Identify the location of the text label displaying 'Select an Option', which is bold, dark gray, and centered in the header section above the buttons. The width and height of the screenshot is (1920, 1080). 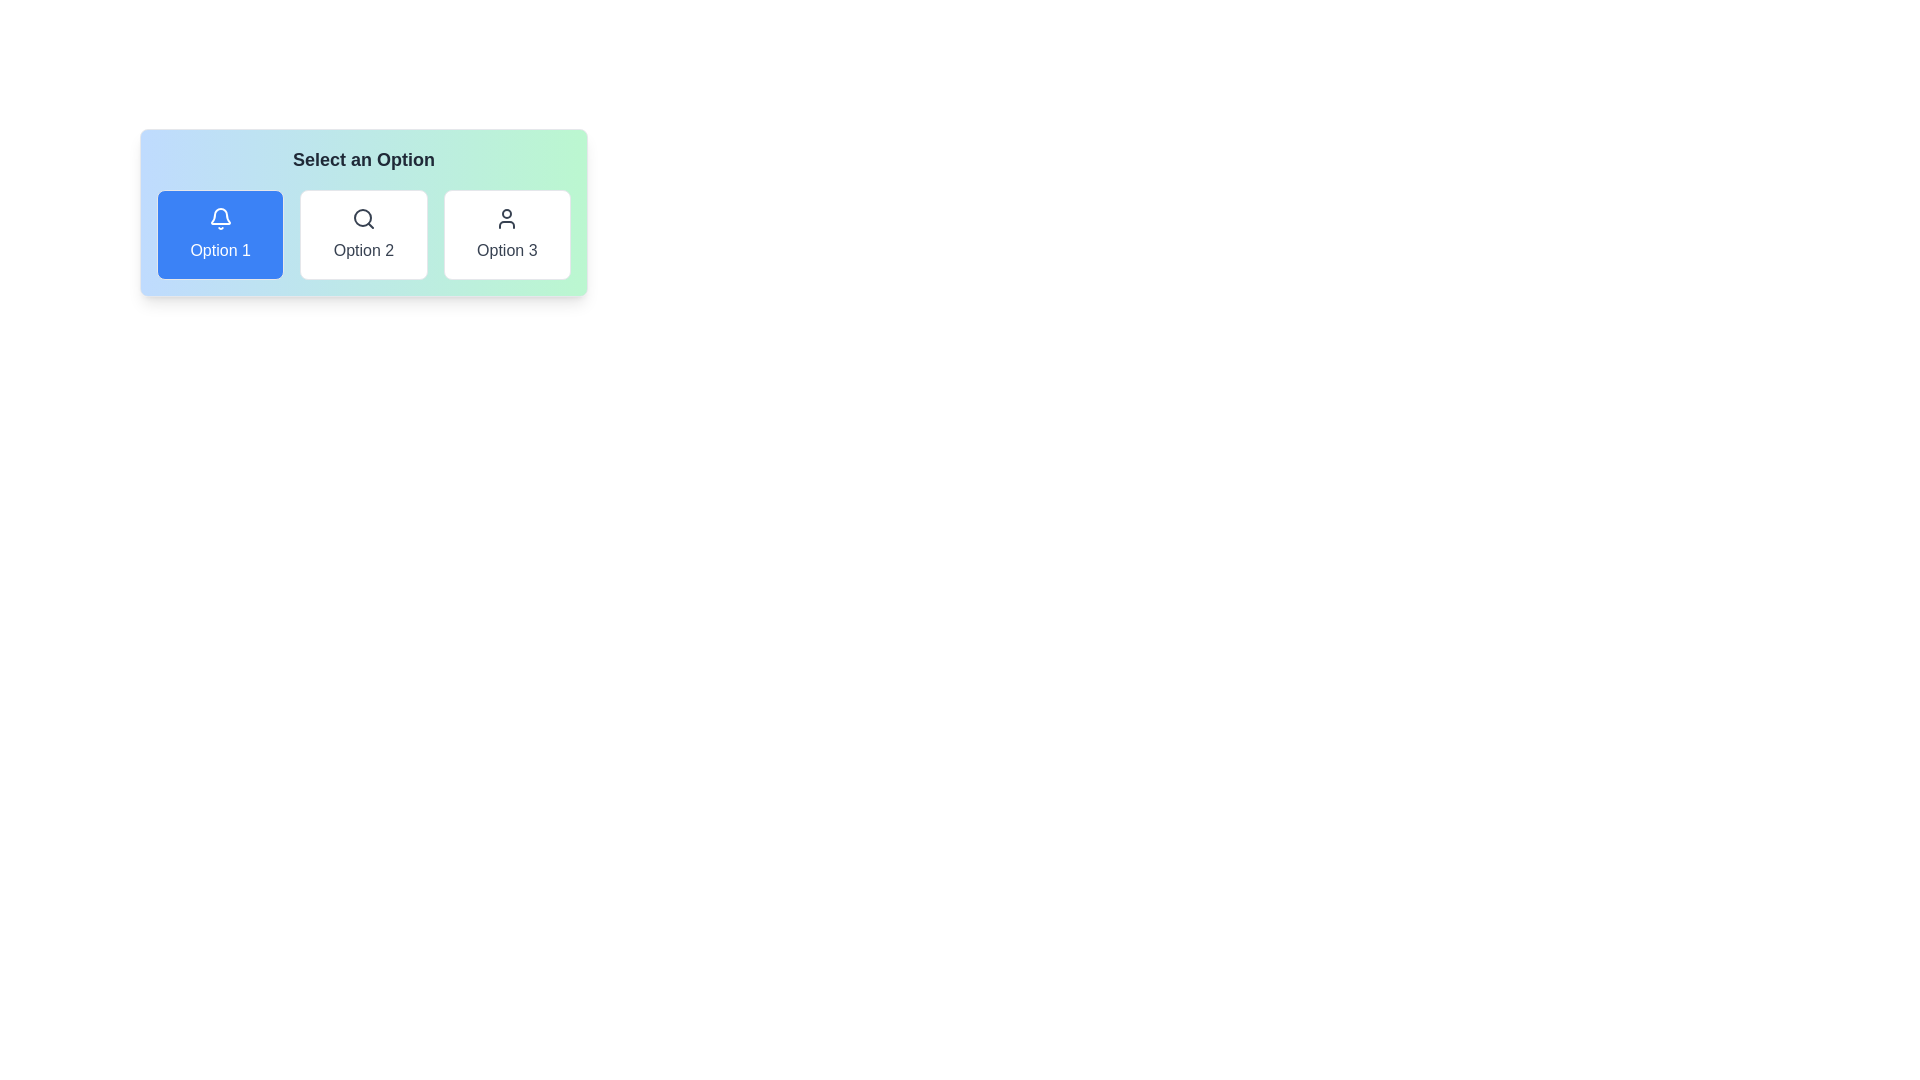
(364, 158).